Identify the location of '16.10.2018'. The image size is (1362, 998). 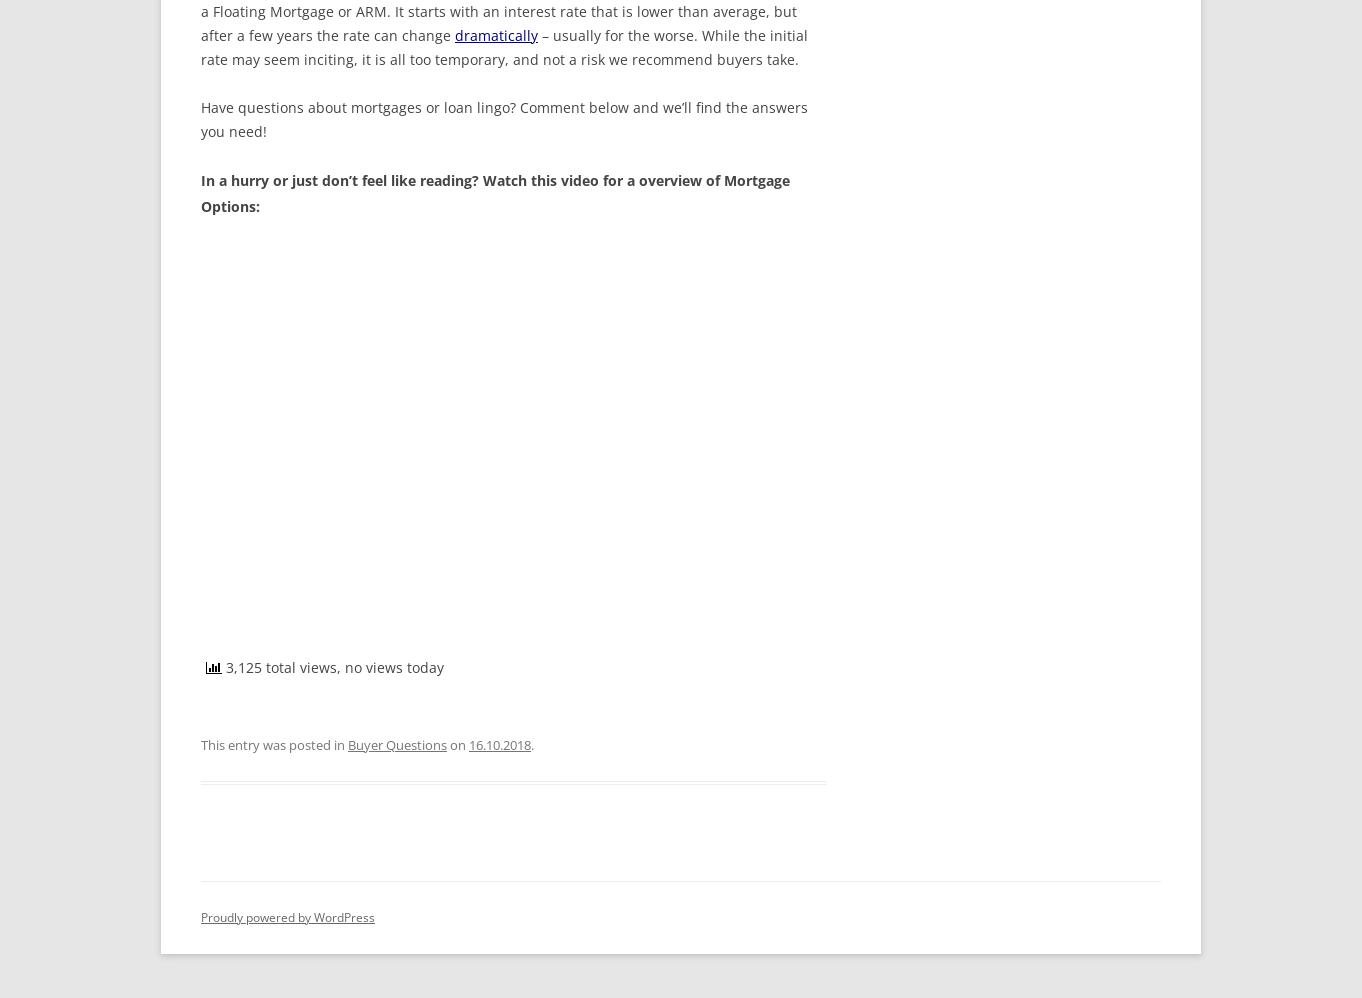
(498, 744).